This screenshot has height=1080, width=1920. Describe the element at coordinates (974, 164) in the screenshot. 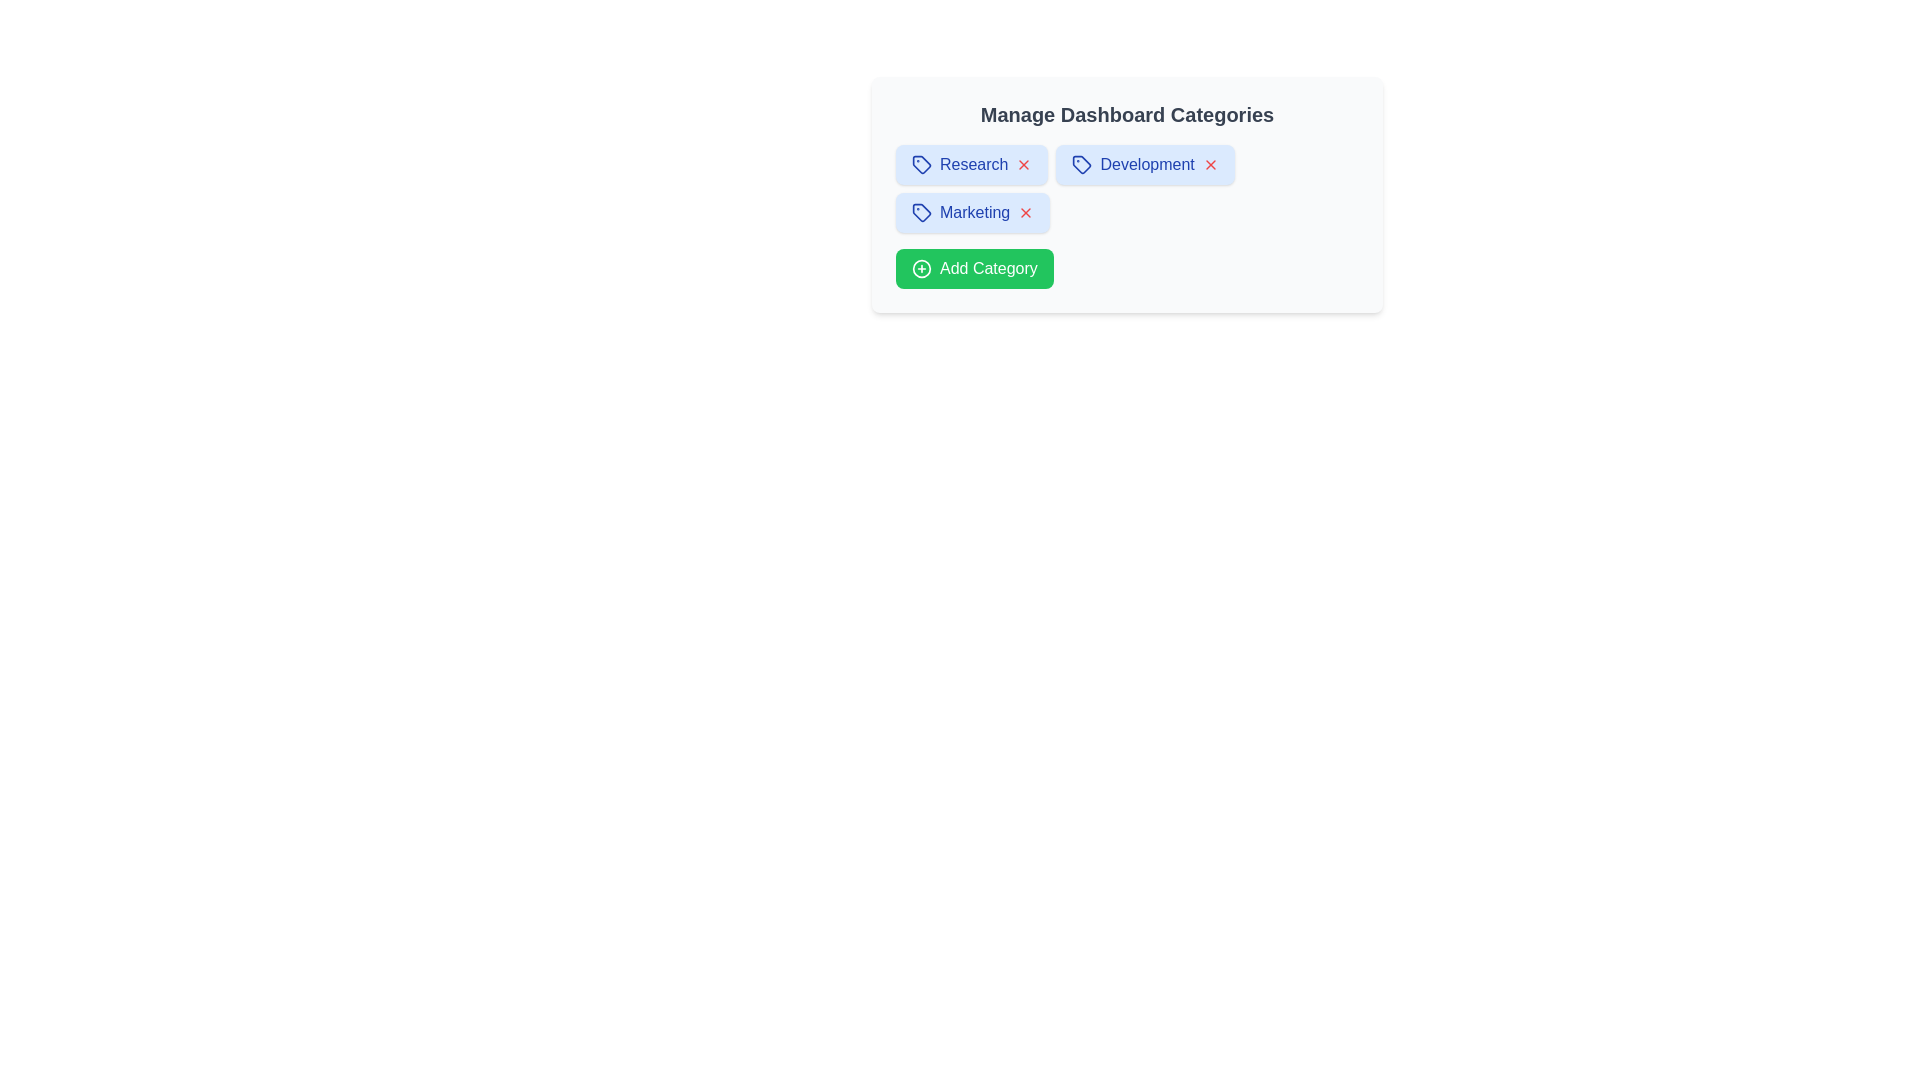

I see `the text of the category chip labeled Research to highlight it` at that location.